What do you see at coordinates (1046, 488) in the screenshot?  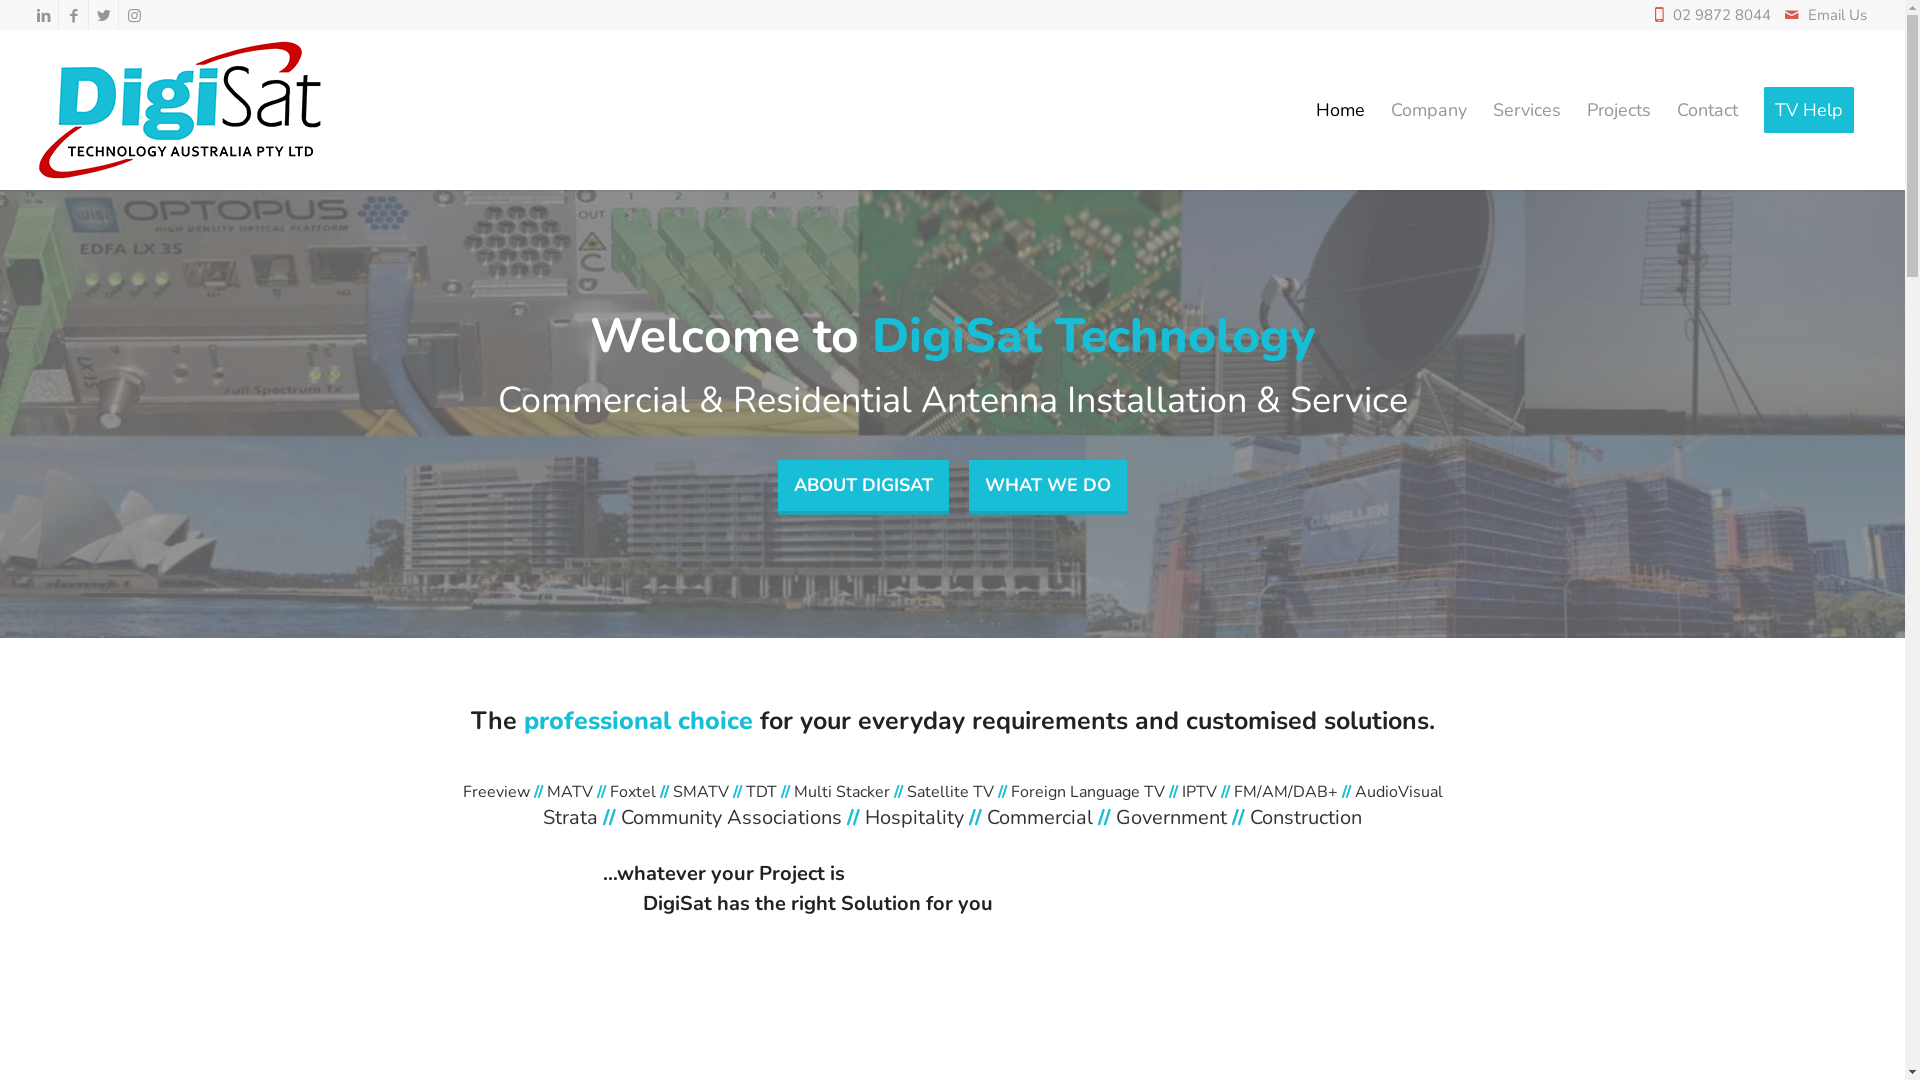 I see `'WHAT WE DO'` at bounding box center [1046, 488].